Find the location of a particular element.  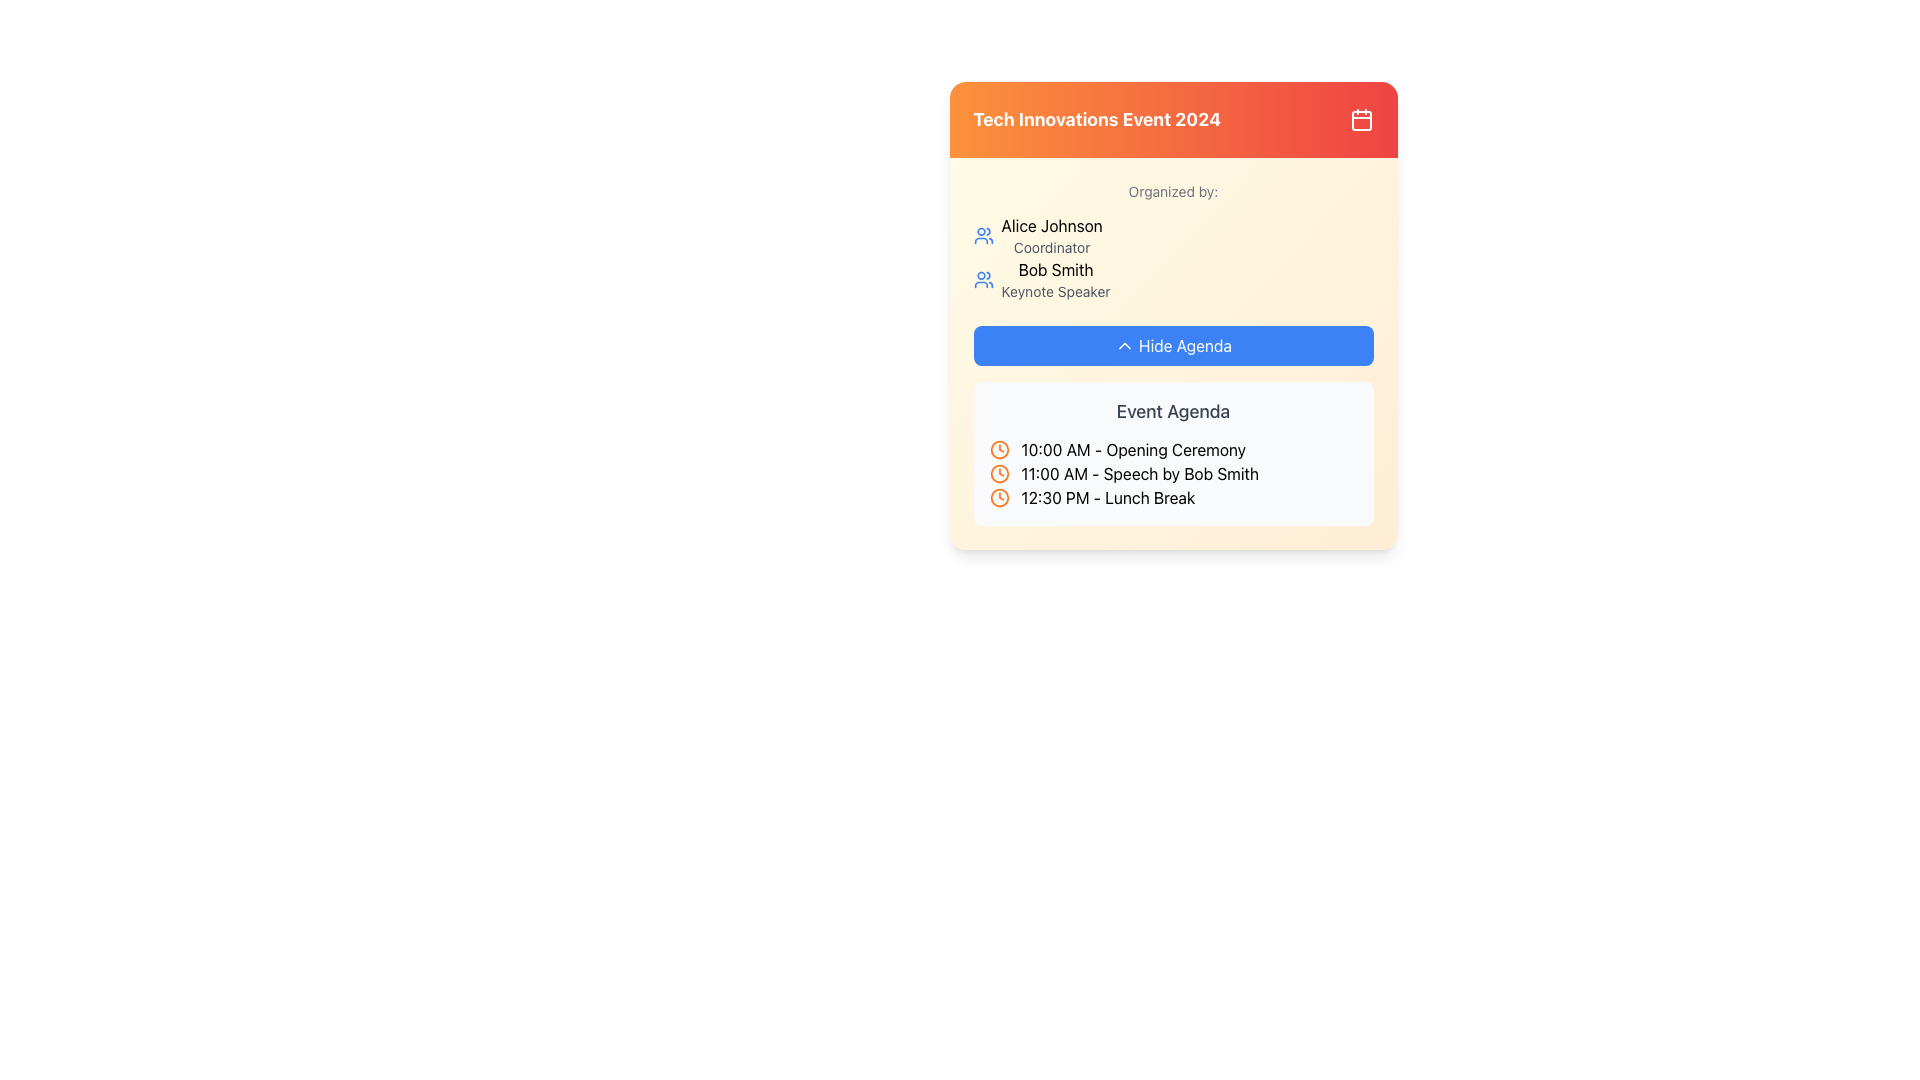

the time indicator icon for the '10:00 AM - Opening Ceremony' entry in the 'Event Agenda' section is located at coordinates (999, 450).